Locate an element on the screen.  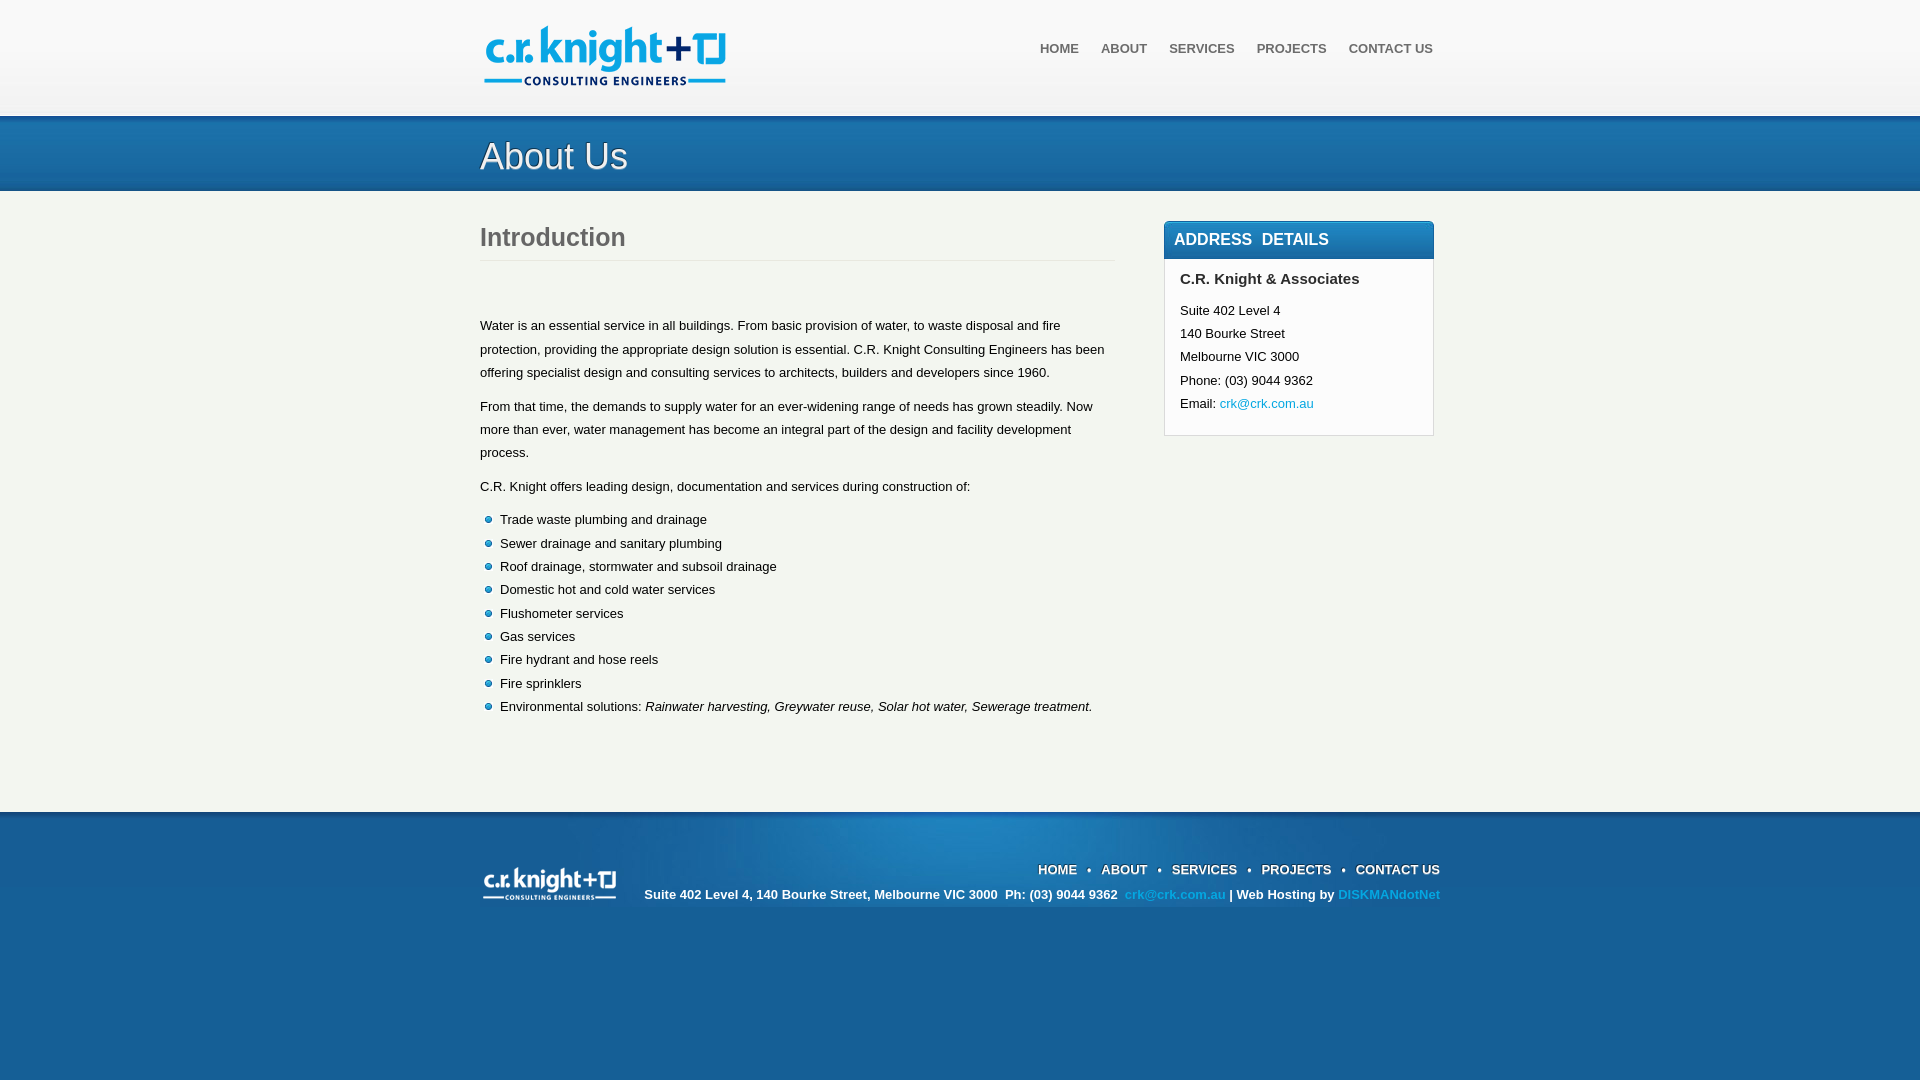
'DISKMANdotNet' is located at coordinates (1387, 893).